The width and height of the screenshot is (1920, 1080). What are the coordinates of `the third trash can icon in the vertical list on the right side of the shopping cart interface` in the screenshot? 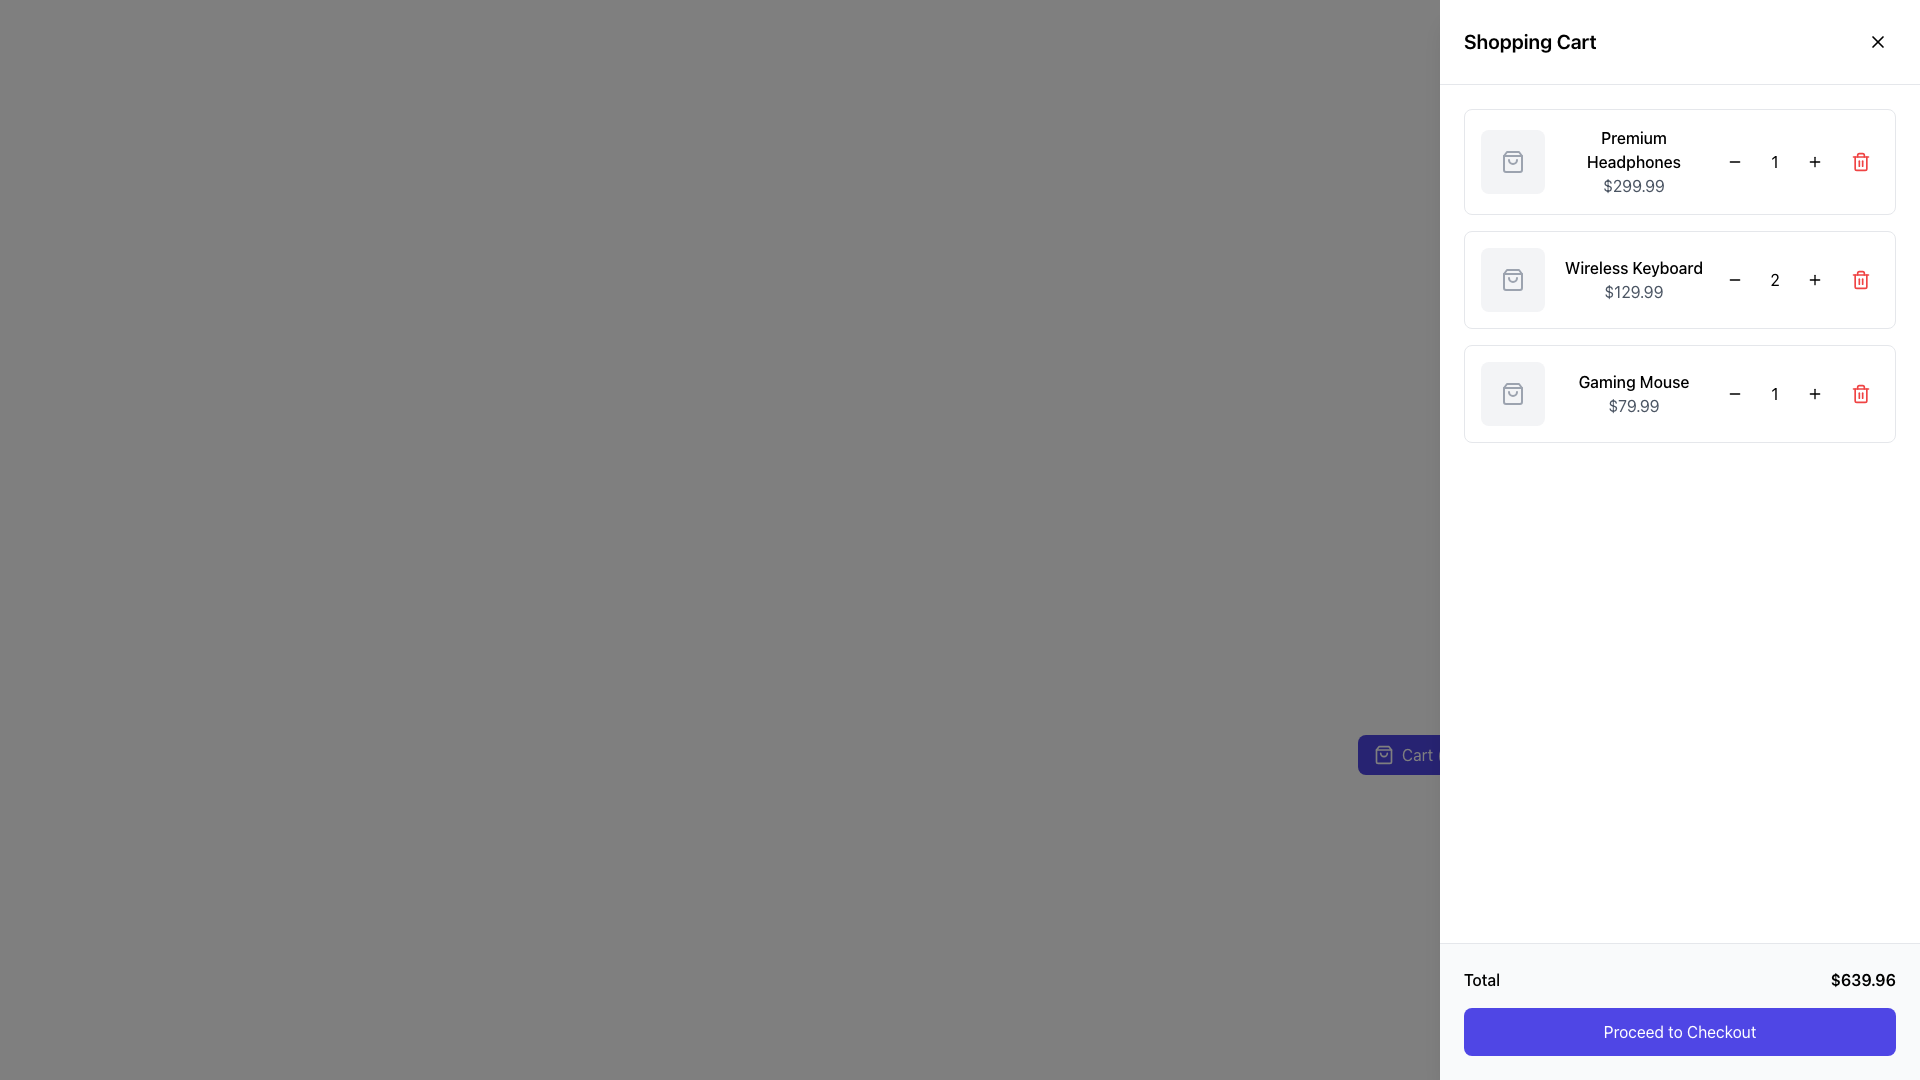 It's located at (1860, 393).